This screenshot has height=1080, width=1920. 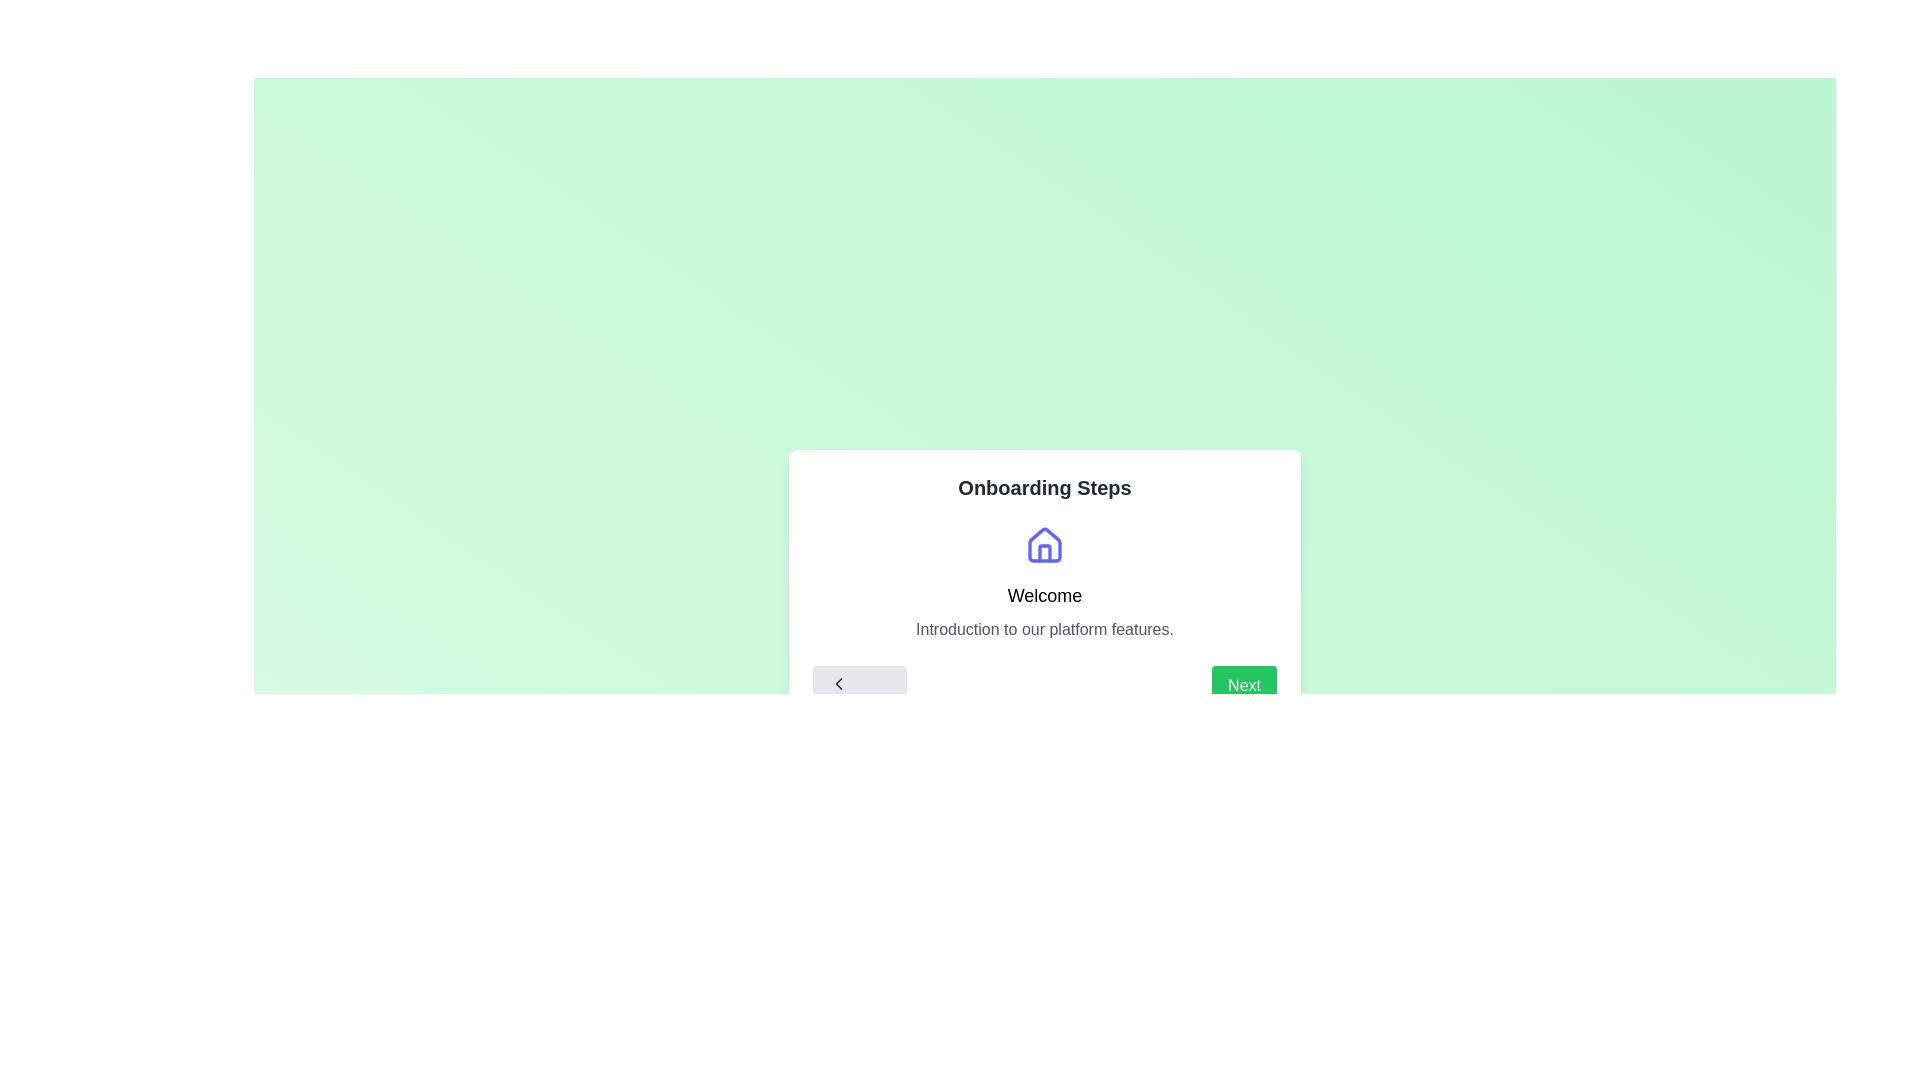 What do you see at coordinates (860, 694) in the screenshot?
I see `the state of the 'Previous' button, which is styled with a light gray background and dark gray text, featuring a left-facing chevron icon, located at the bottom left of the central panel` at bounding box center [860, 694].